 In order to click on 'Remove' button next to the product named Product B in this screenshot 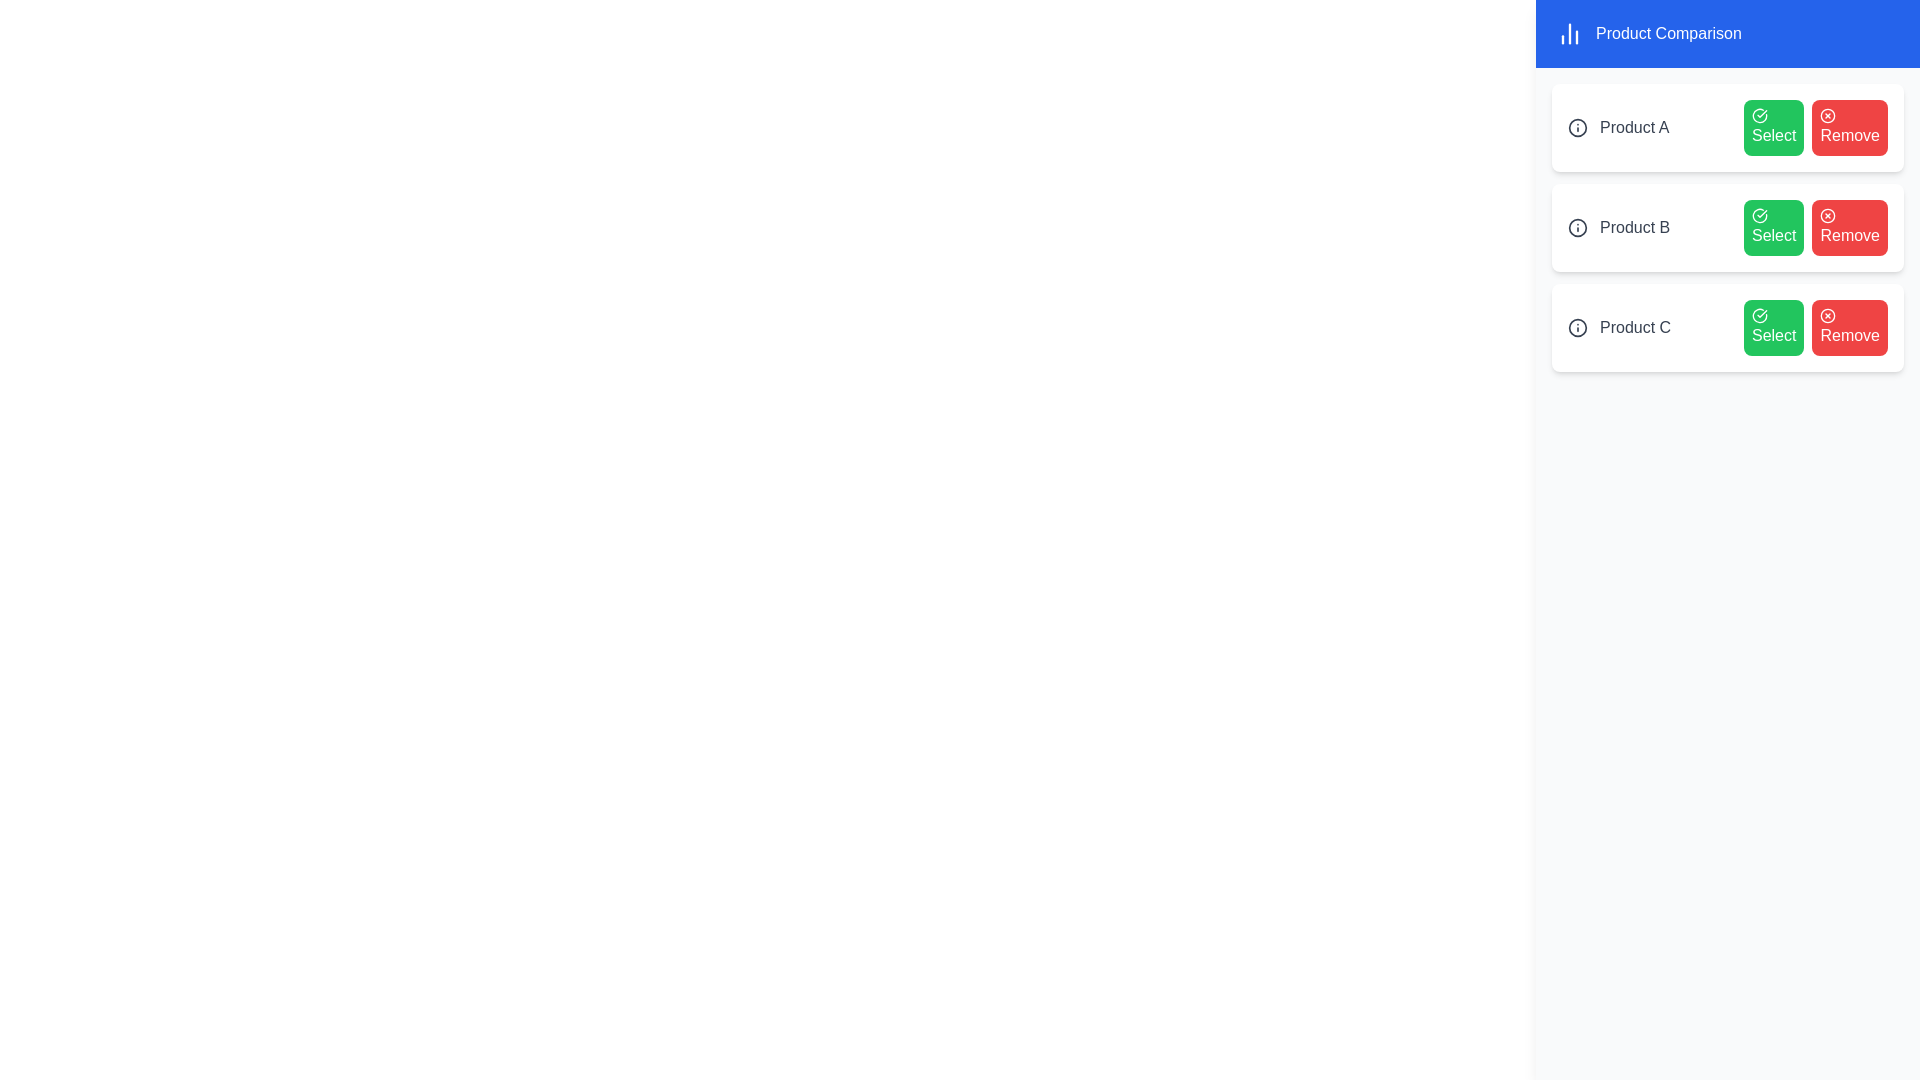, I will do `click(1849, 226)`.